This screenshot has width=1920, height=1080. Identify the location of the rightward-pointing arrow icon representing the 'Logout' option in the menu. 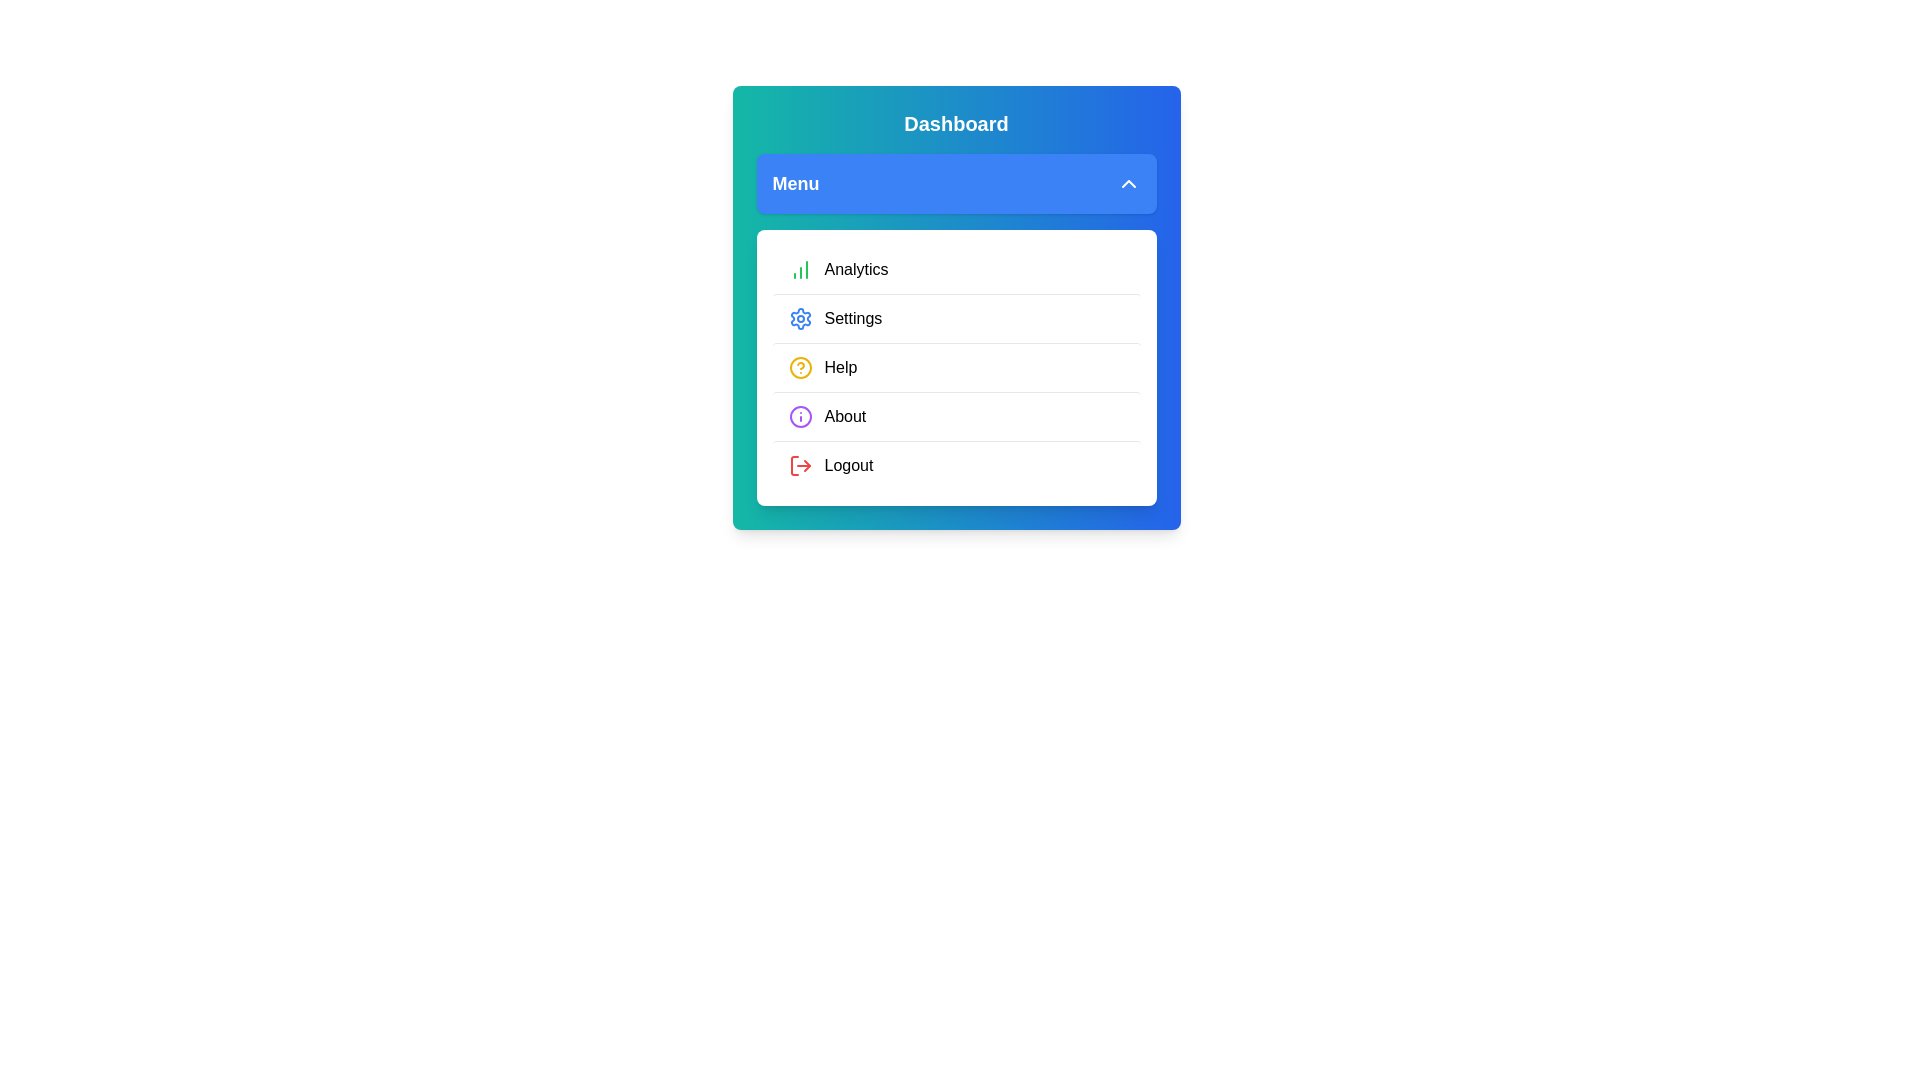
(806, 466).